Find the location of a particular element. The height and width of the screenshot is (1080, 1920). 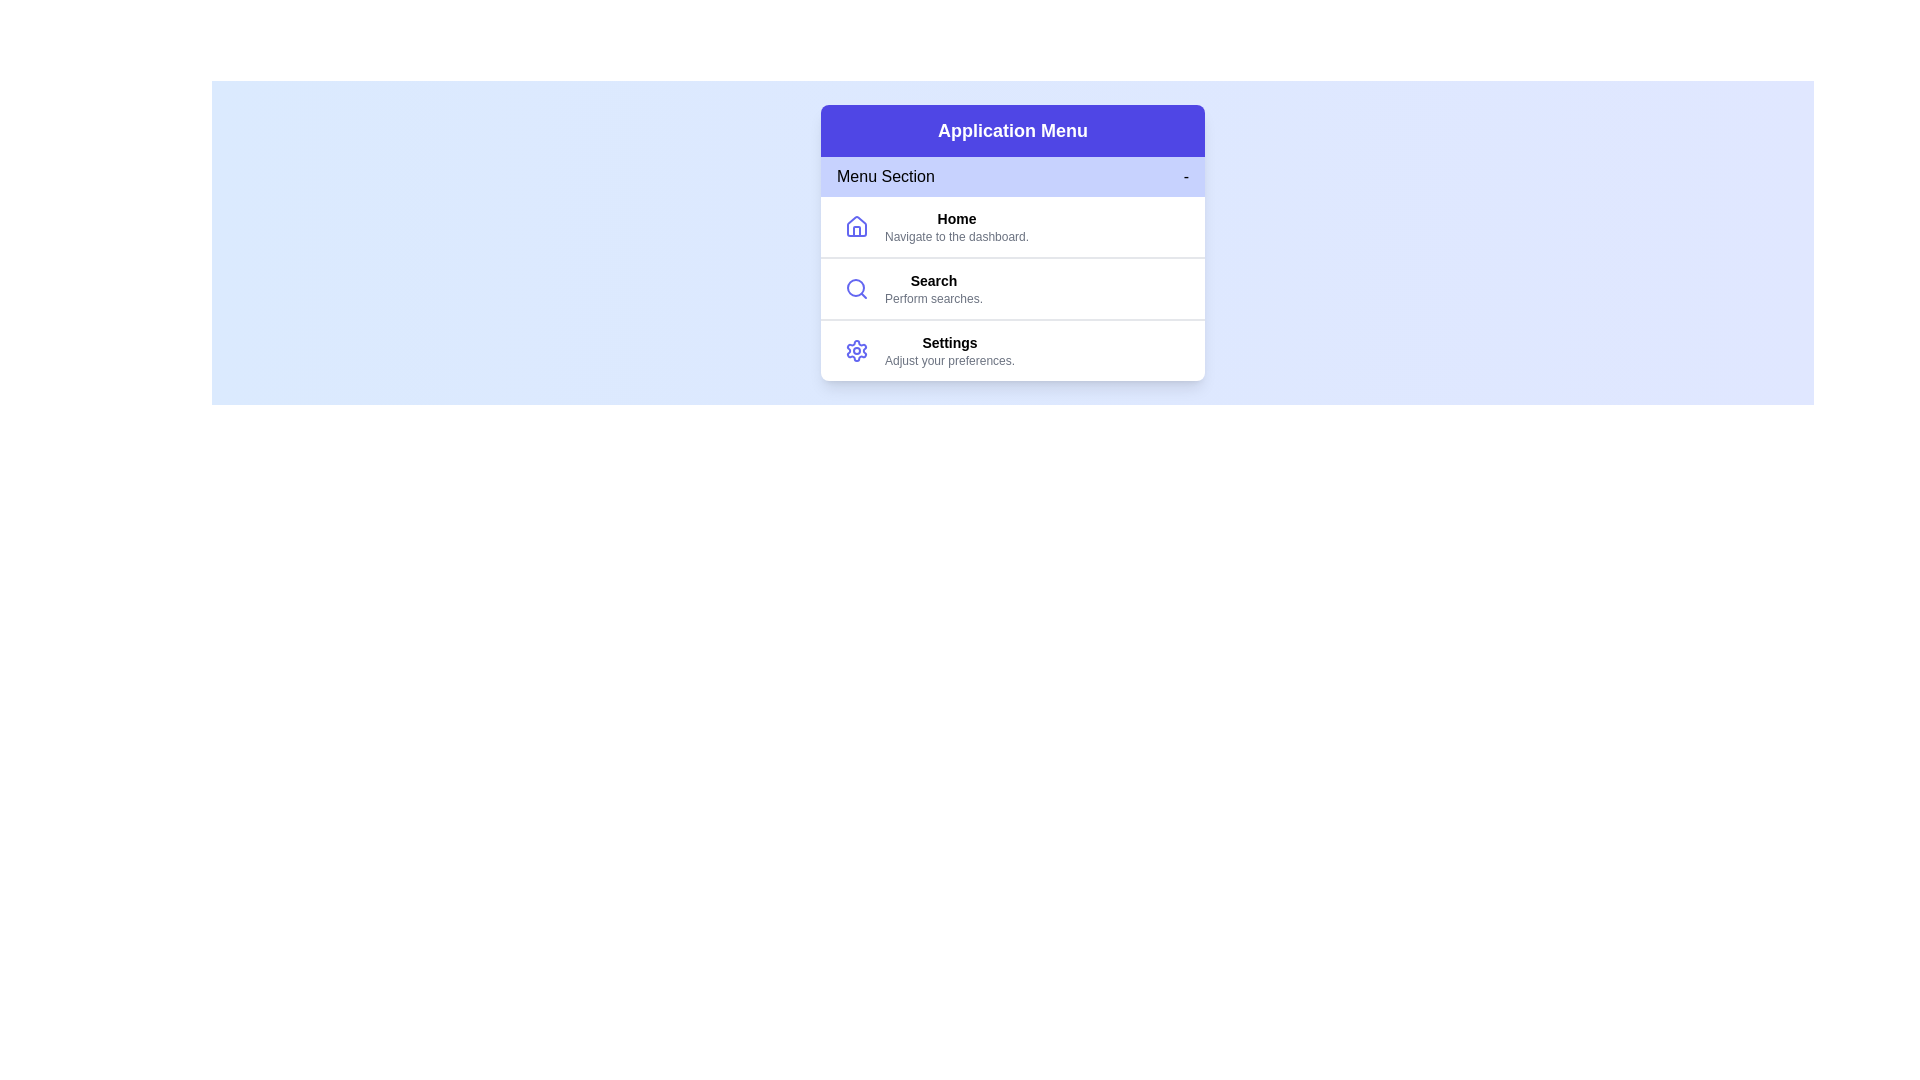

the menu item Home by clicking on it is located at coordinates (955, 226).